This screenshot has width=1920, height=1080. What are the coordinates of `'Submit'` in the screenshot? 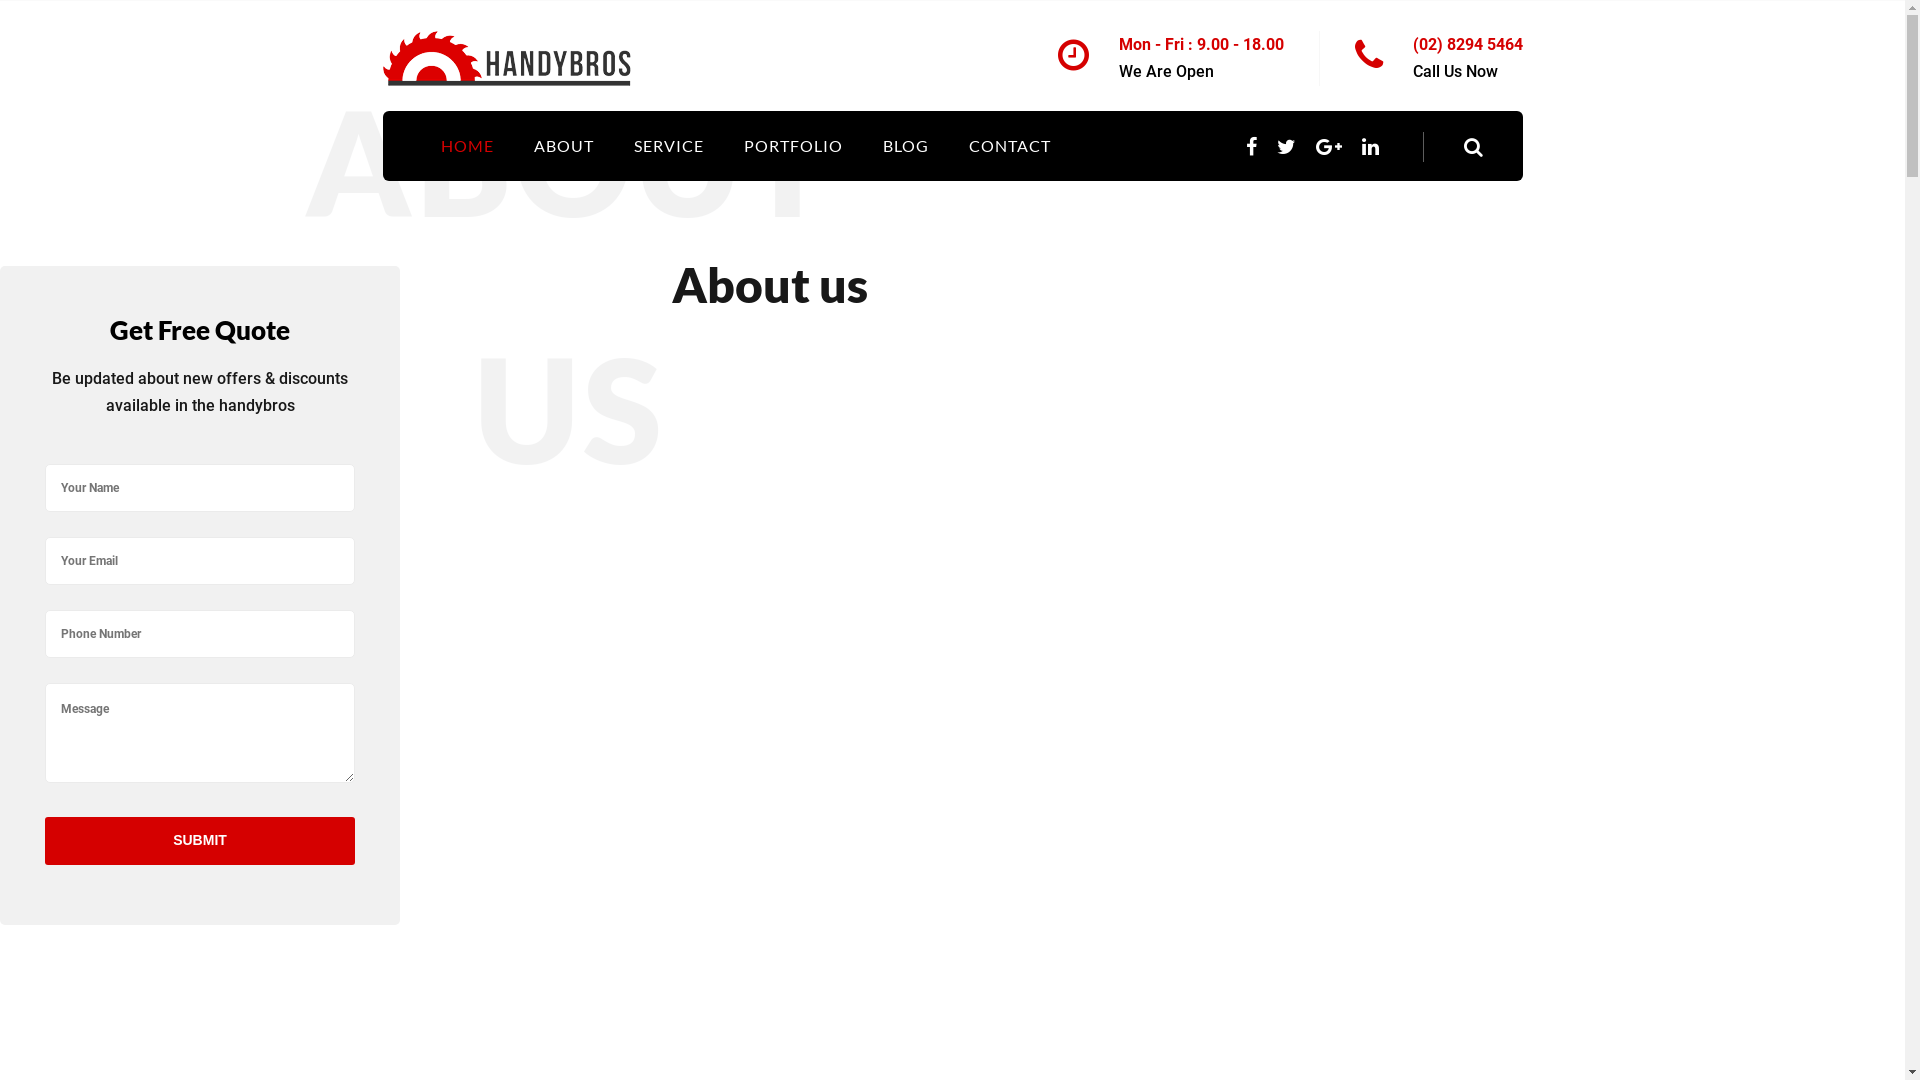 It's located at (200, 840).